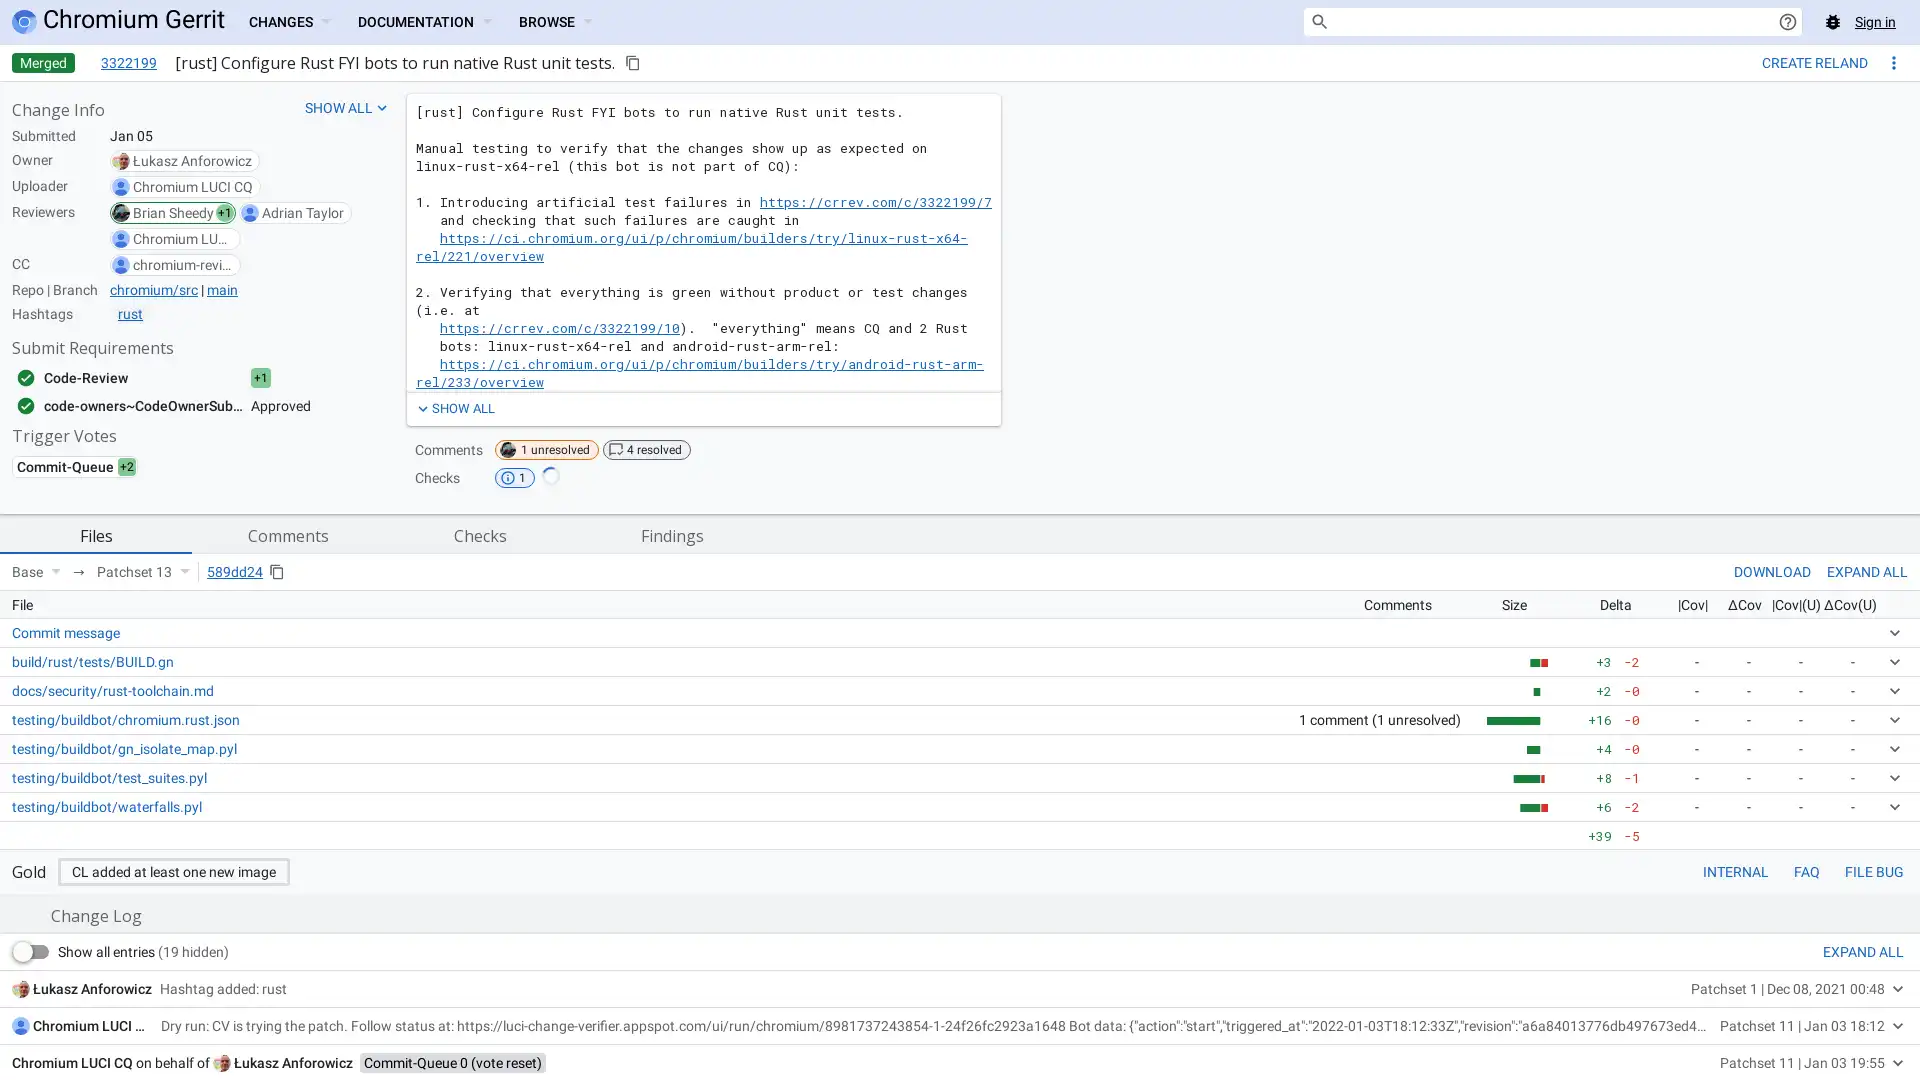 The height and width of the screenshot is (1080, 1920). What do you see at coordinates (632, 61) in the screenshot?
I see `Click to copy to clipboard` at bounding box center [632, 61].